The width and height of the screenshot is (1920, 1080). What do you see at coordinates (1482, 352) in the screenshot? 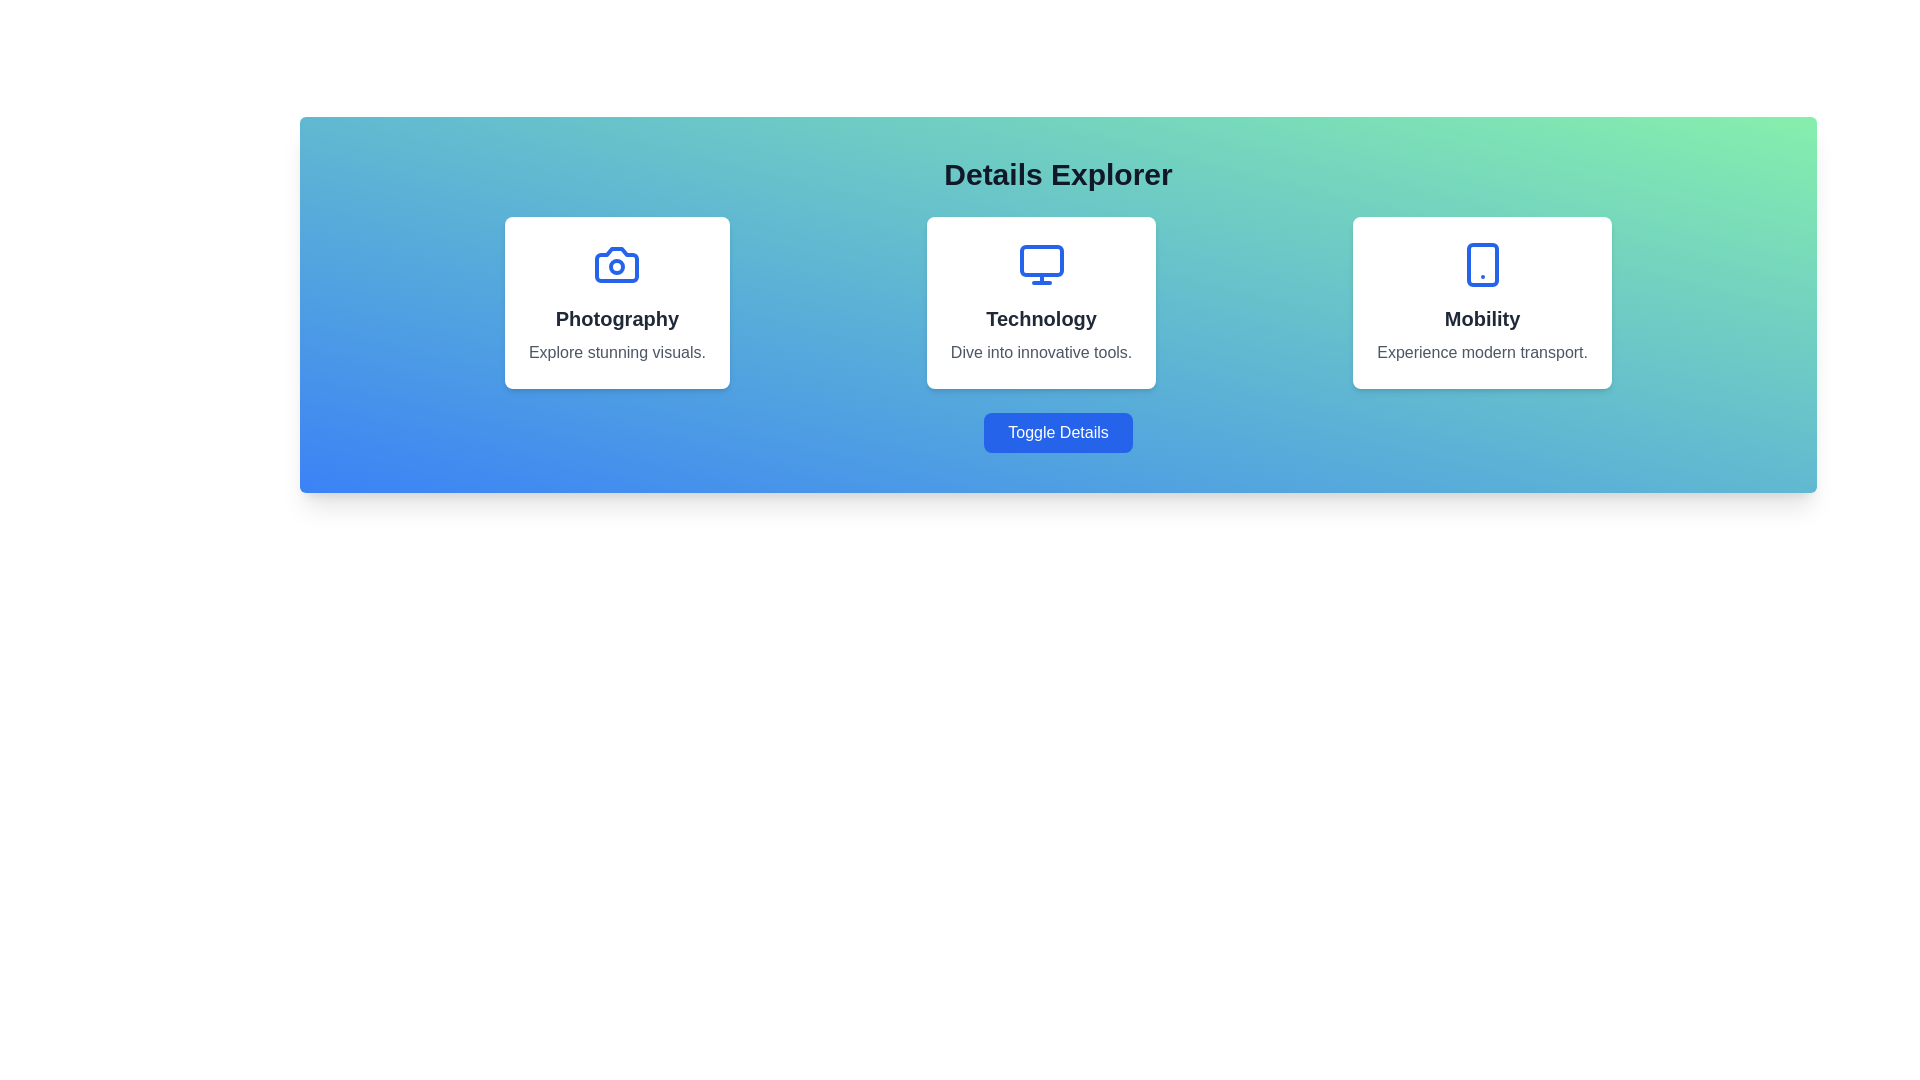
I see `descriptive text element located within the 'Mobility' card, positioned centrally below the title 'Mobility'` at bounding box center [1482, 352].